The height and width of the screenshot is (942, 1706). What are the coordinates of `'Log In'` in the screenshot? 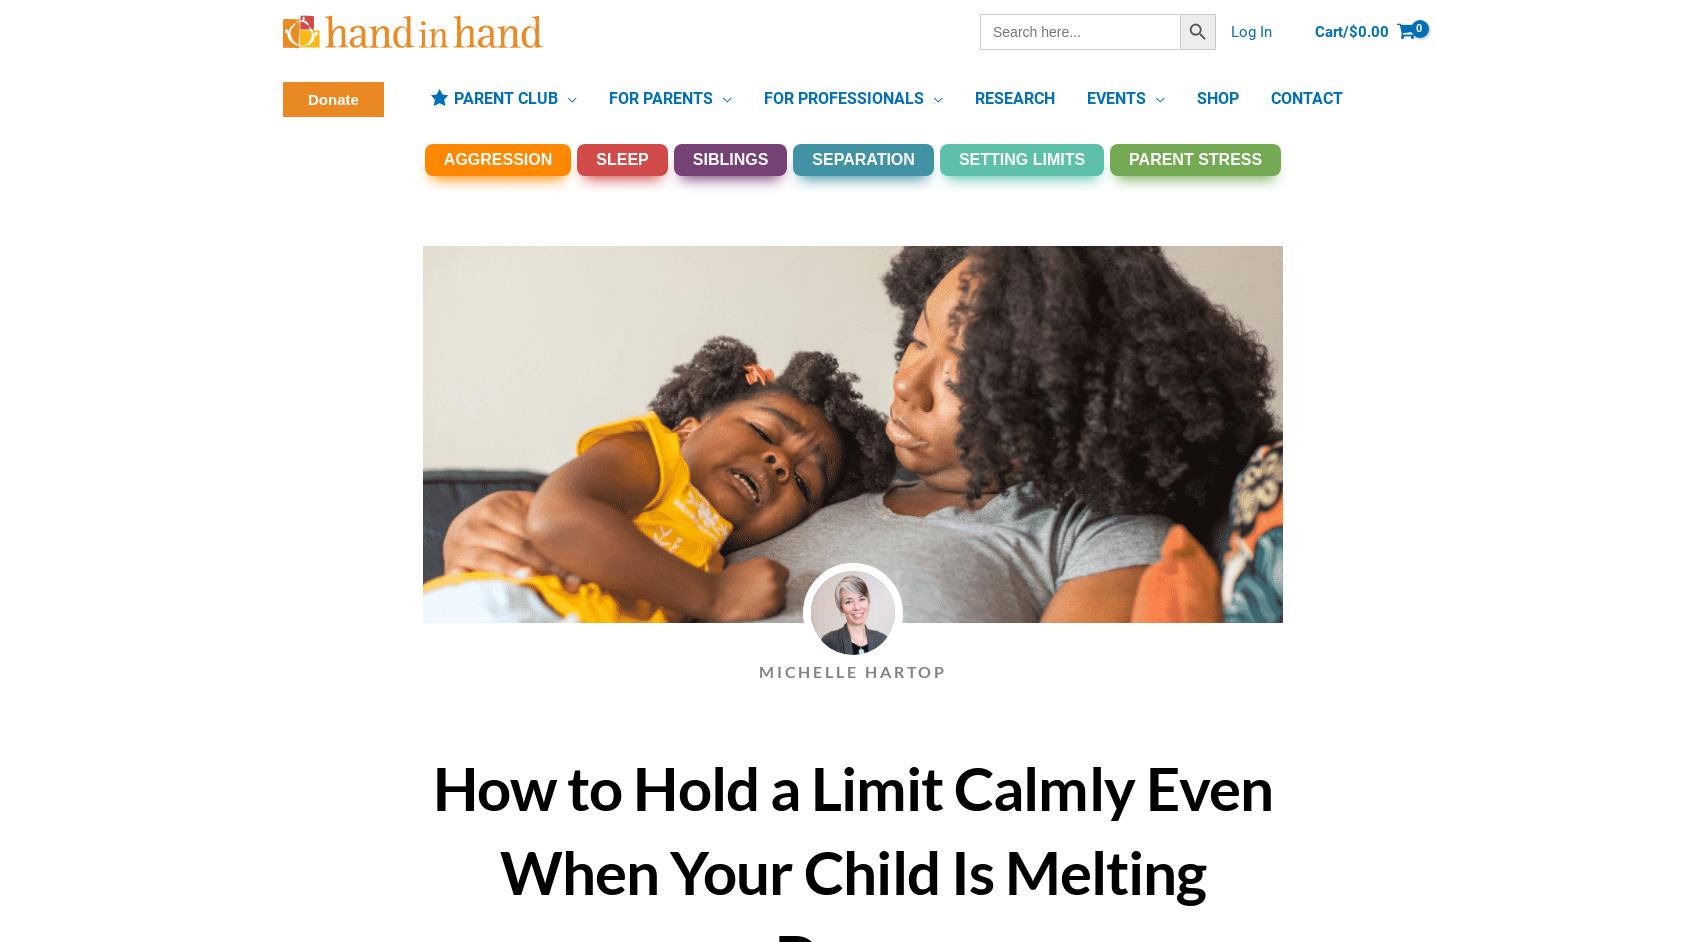 It's located at (1251, 32).